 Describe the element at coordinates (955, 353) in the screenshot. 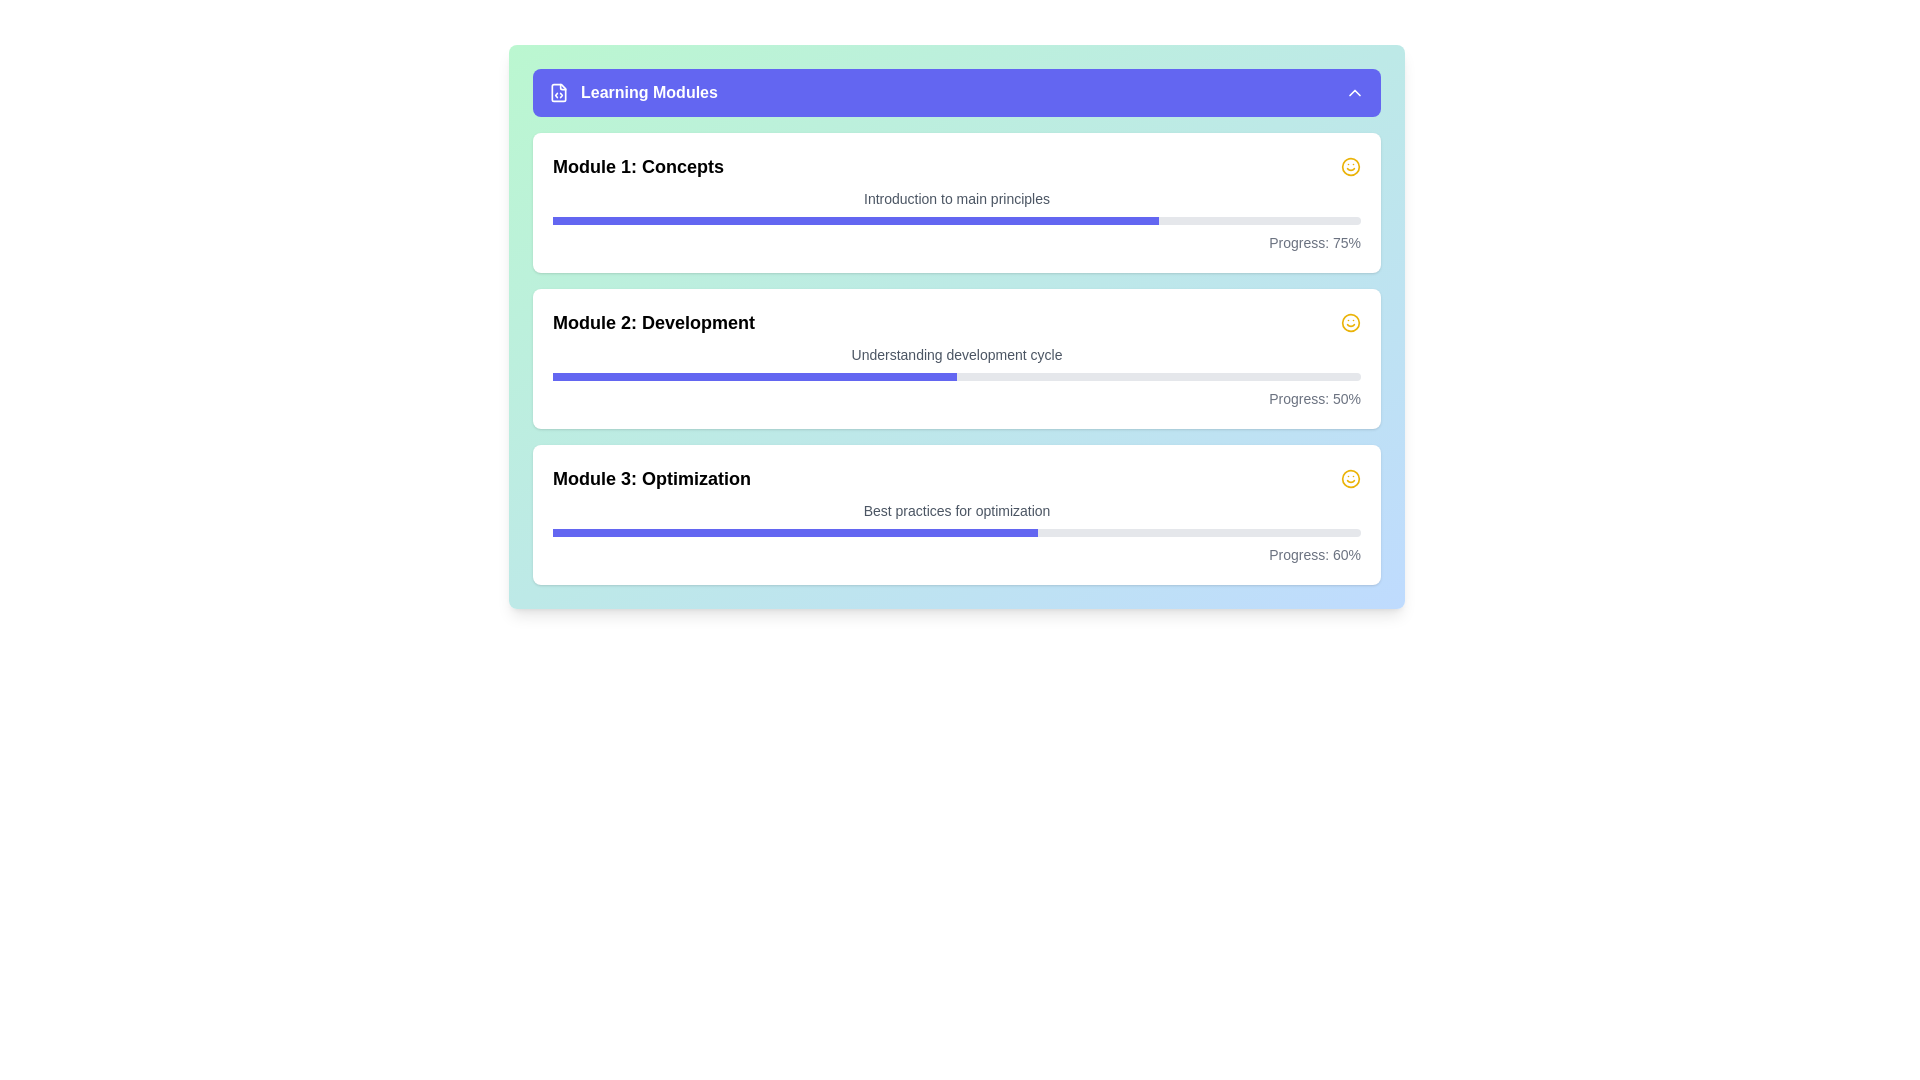

I see `the Text Label that describes the subsection within 'Module 2: Development', located below the module title and above the progress bar` at that location.